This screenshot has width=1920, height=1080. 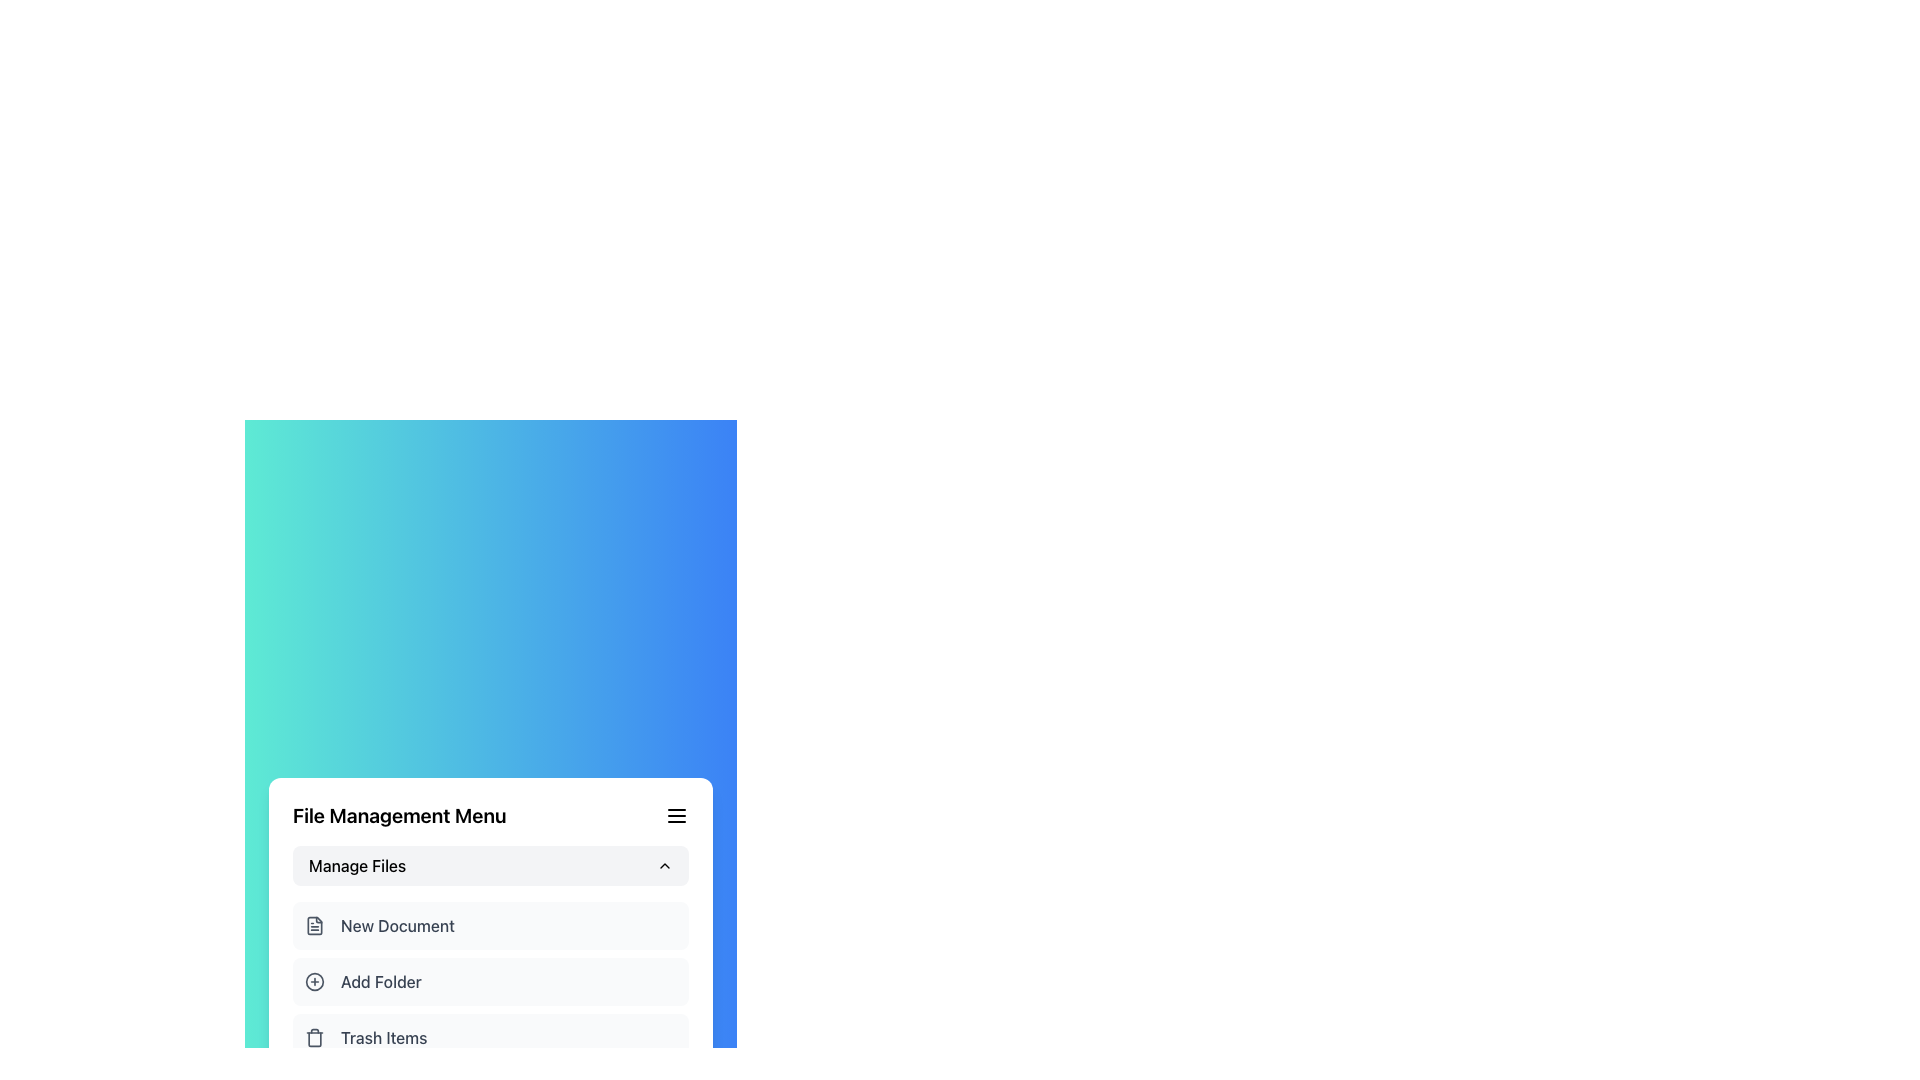 I want to click on the 'New Document' icon in the 'File Management Menu' to visually recognize the action for creating a new document, so click(x=314, y=925).